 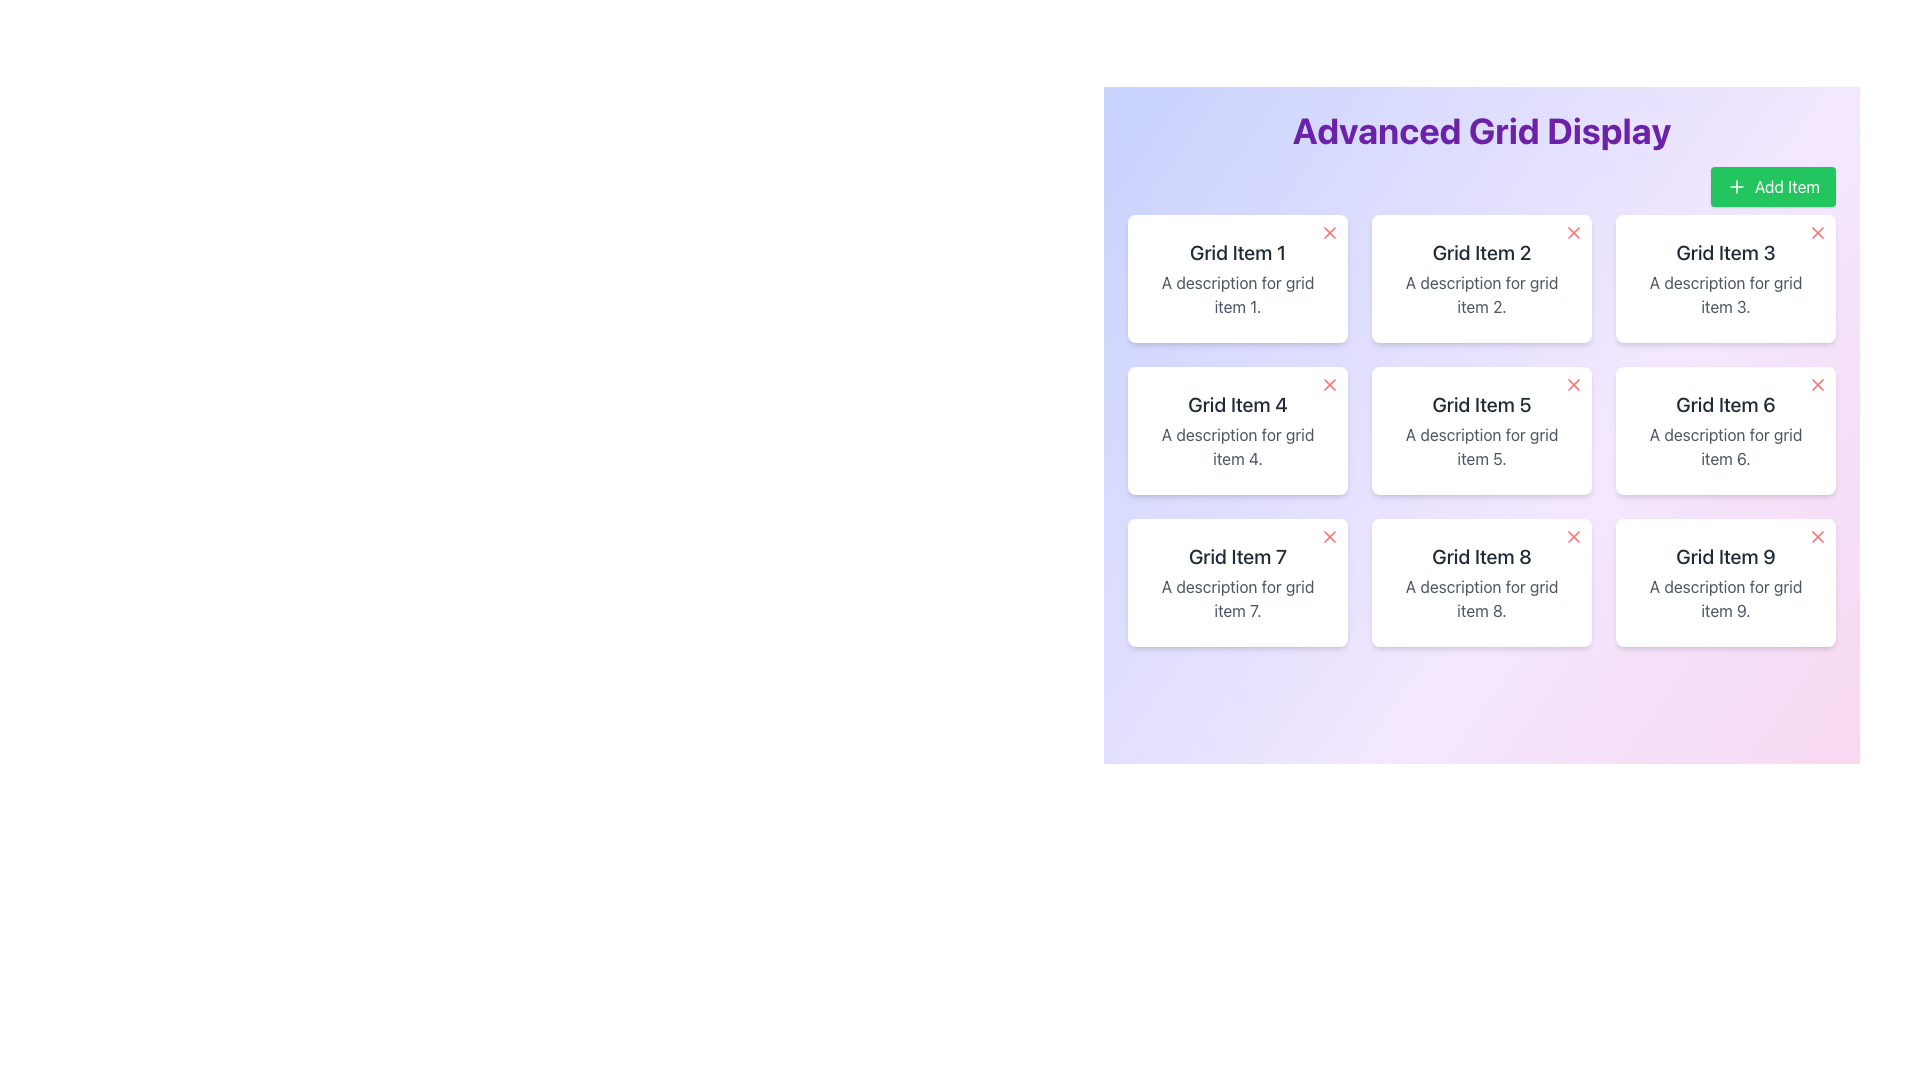 What do you see at coordinates (1818, 231) in the screenshot?
I see `the close button, which is a red 'X' icon located at the top-right corner of 'Grid Item 3', to trigger the hover color change effect` at bounding box center [1818, 231].